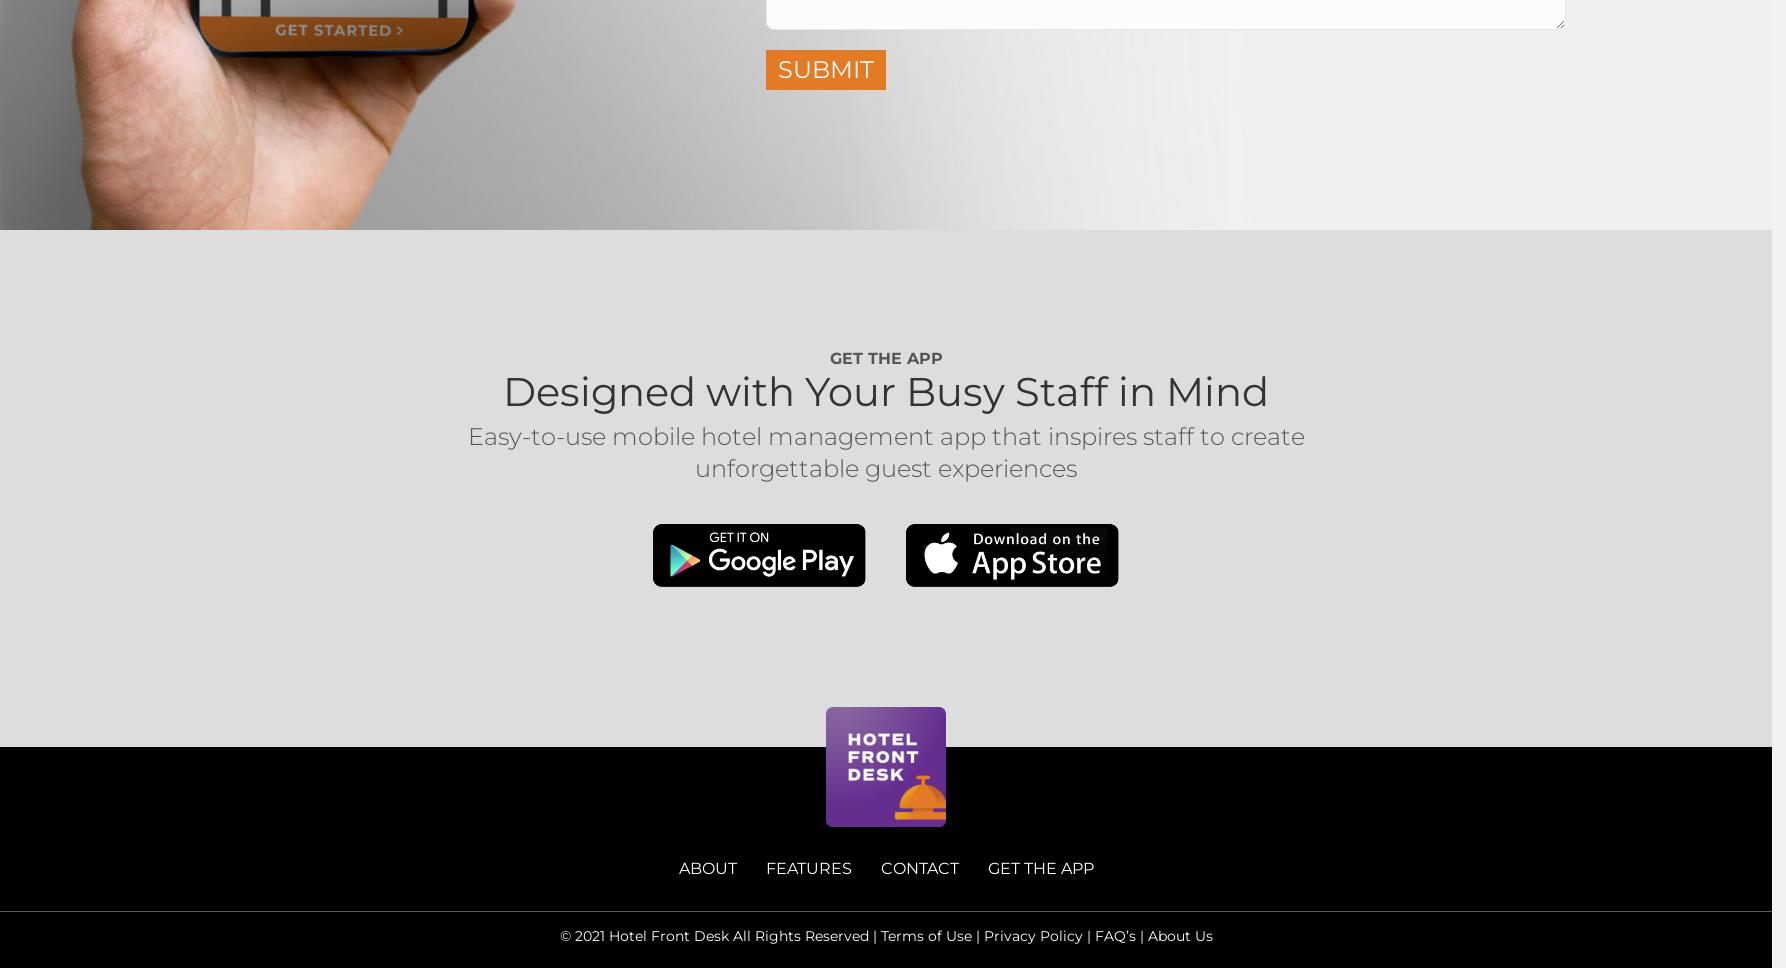 The image size is (1786, 968). Describe the element at coordinates (925, 934) in the screenshot. I see `'Terms of  Use'` at that location.